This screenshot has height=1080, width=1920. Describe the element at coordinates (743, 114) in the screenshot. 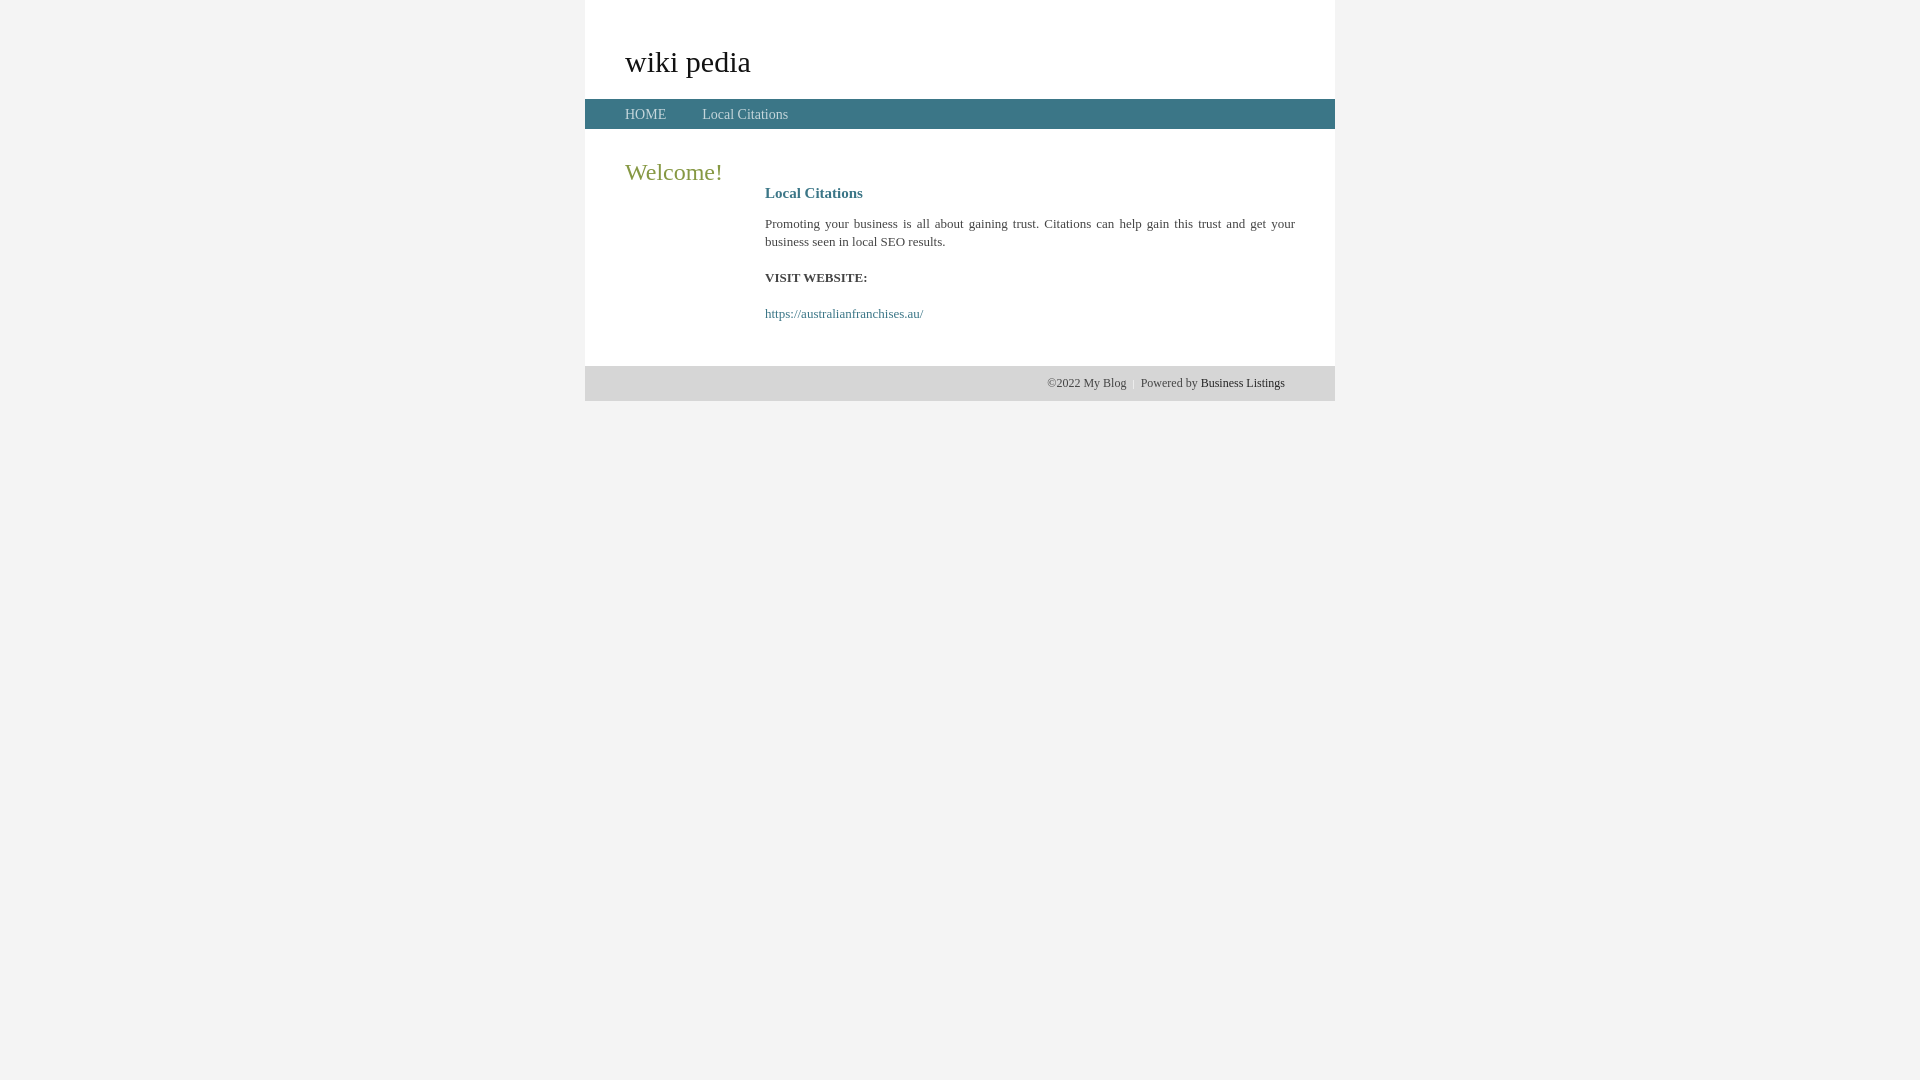

I see `'Local Citations'` at that location.